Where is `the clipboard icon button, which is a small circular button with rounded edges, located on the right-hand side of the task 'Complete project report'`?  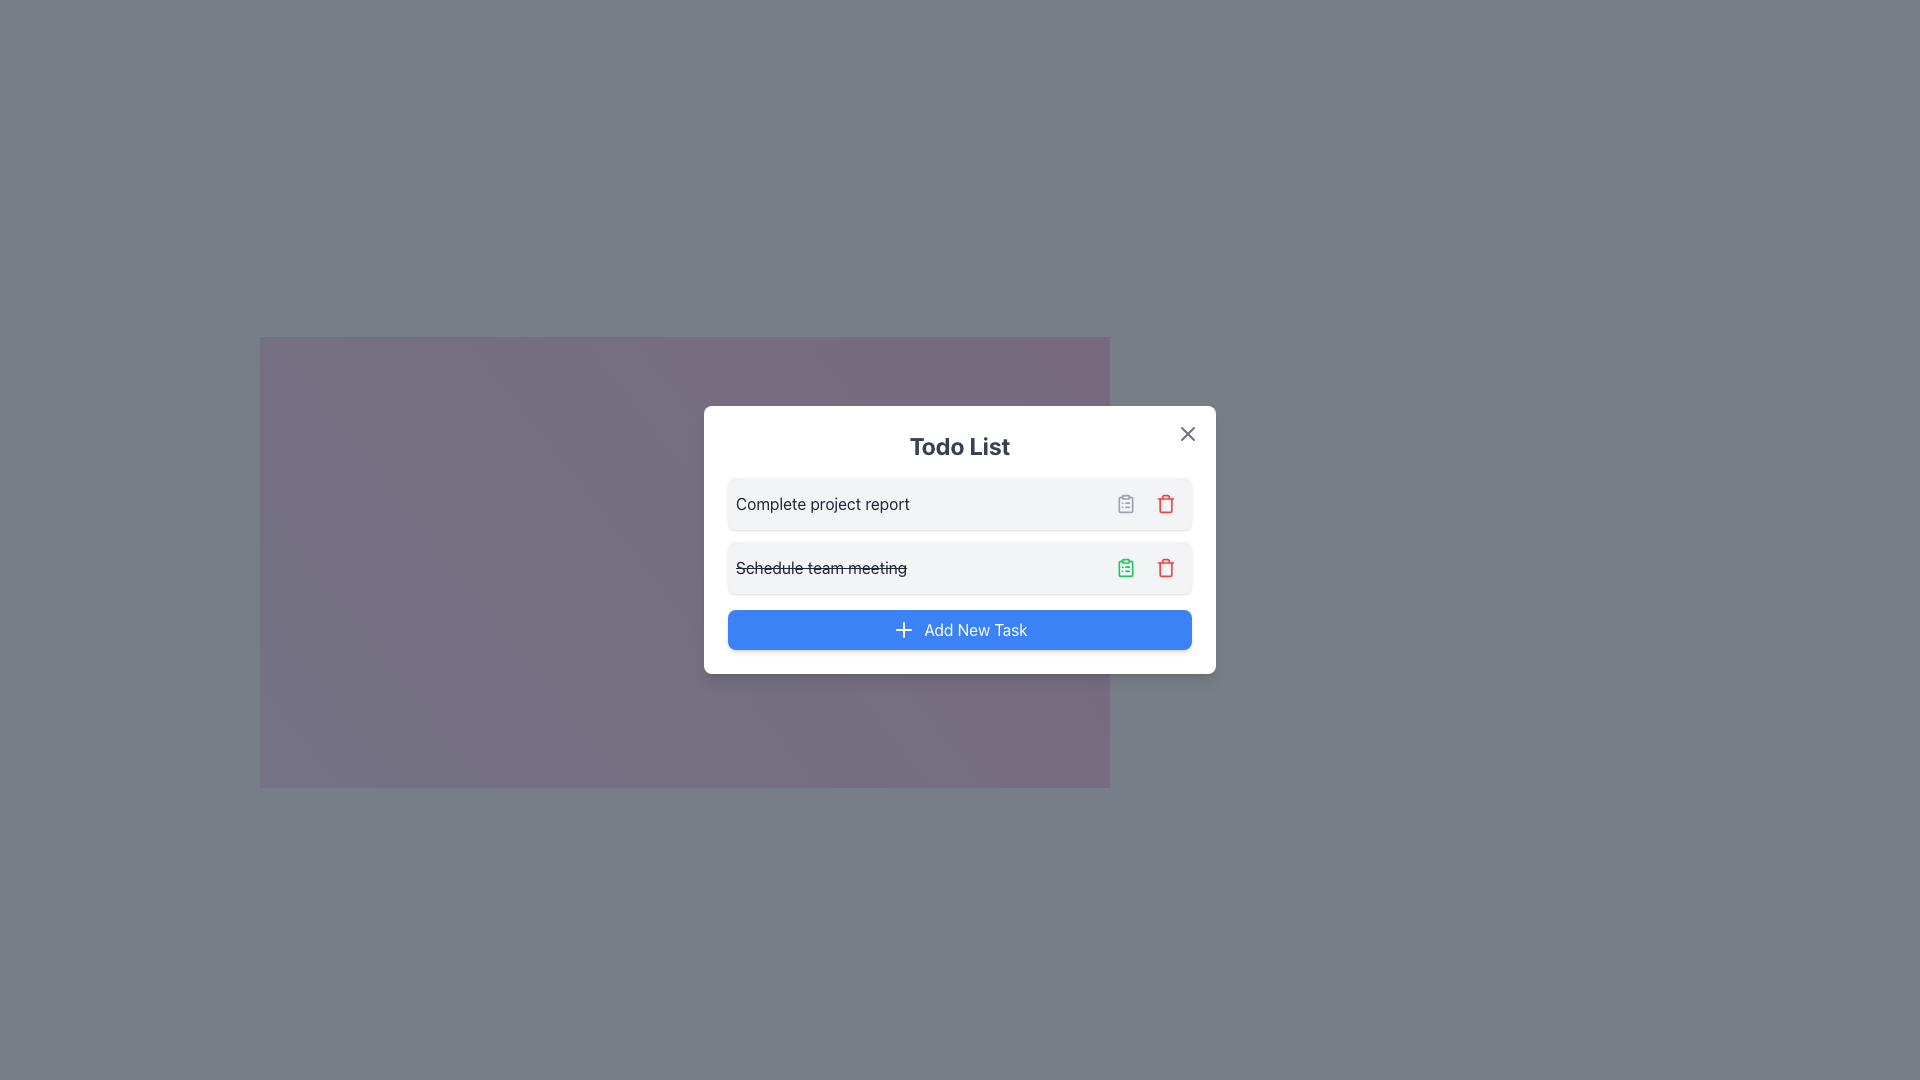
the clipboard icon button, which is a small circular button with rounded edges, located on the right-hand side of the task 'Complete project report' is located at coordinates (1126, 503).